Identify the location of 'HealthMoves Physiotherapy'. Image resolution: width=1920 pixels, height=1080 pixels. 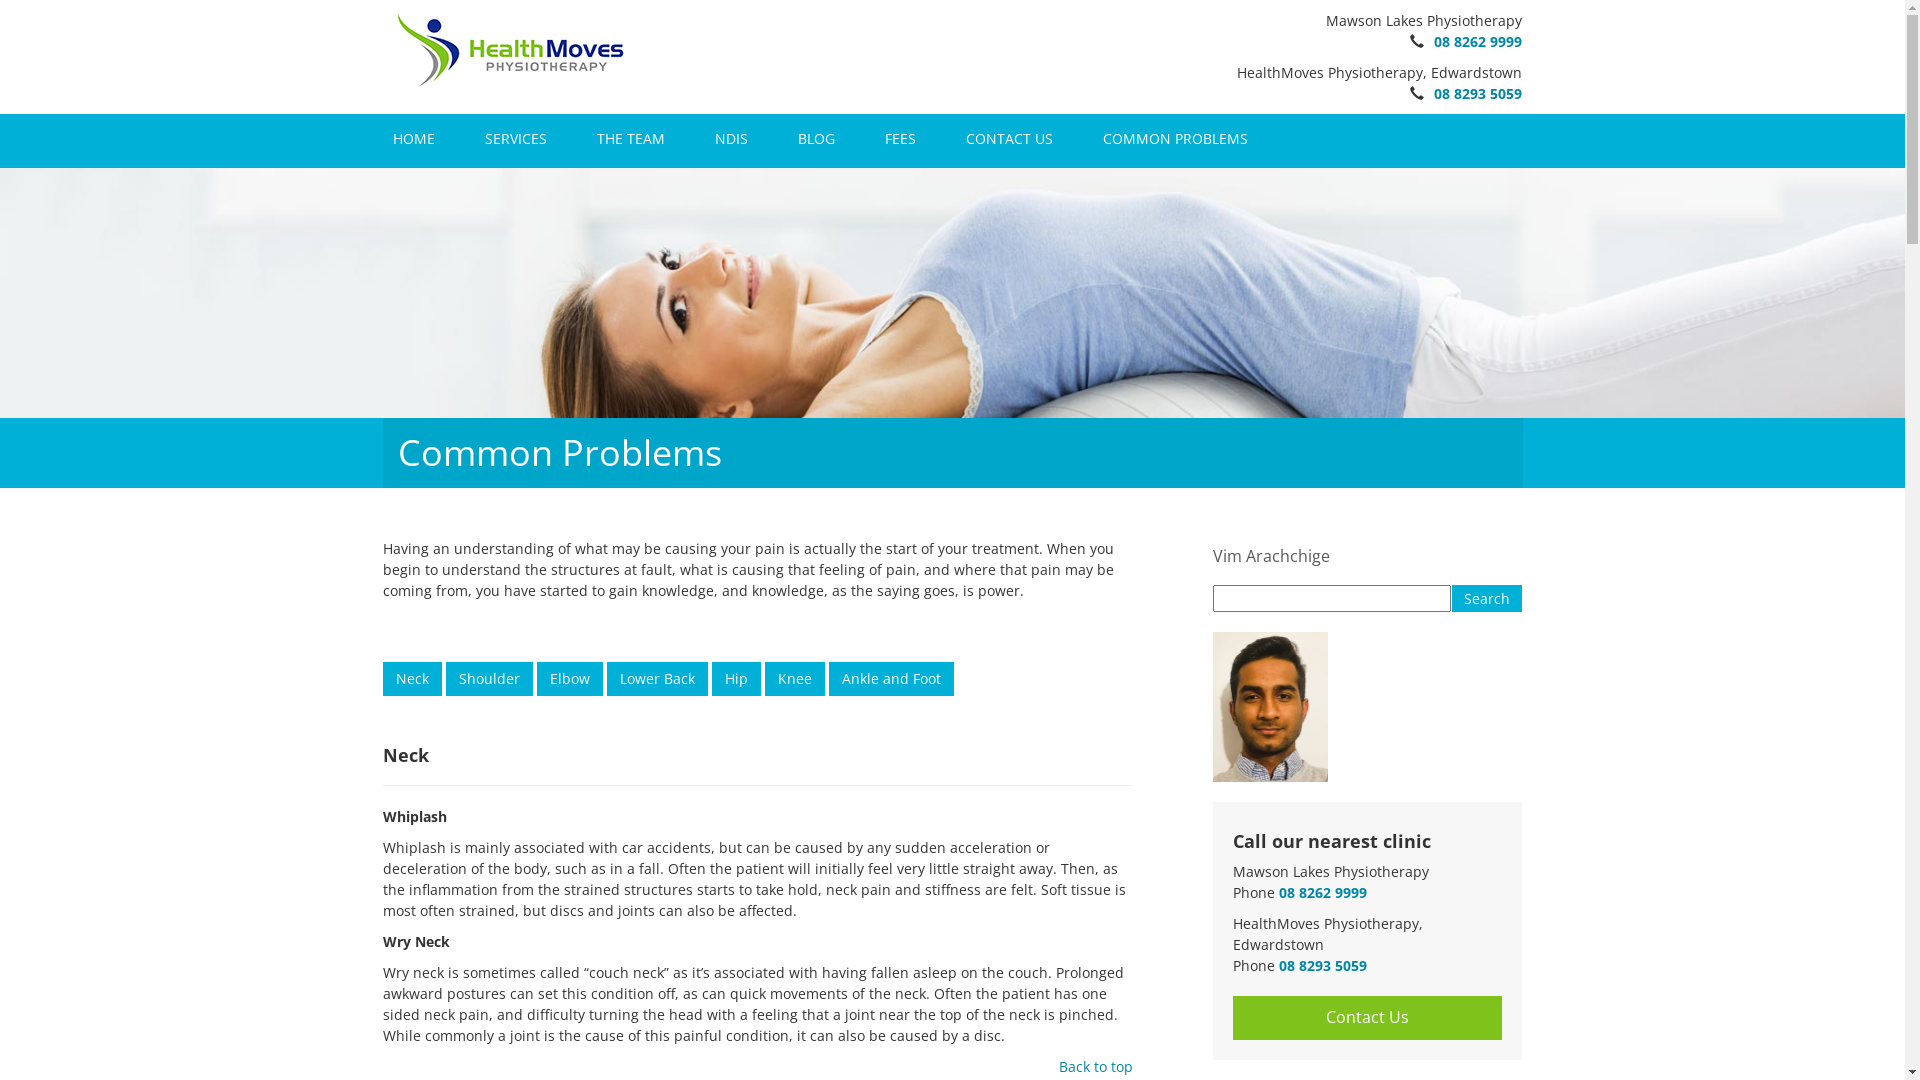
(509, 47).